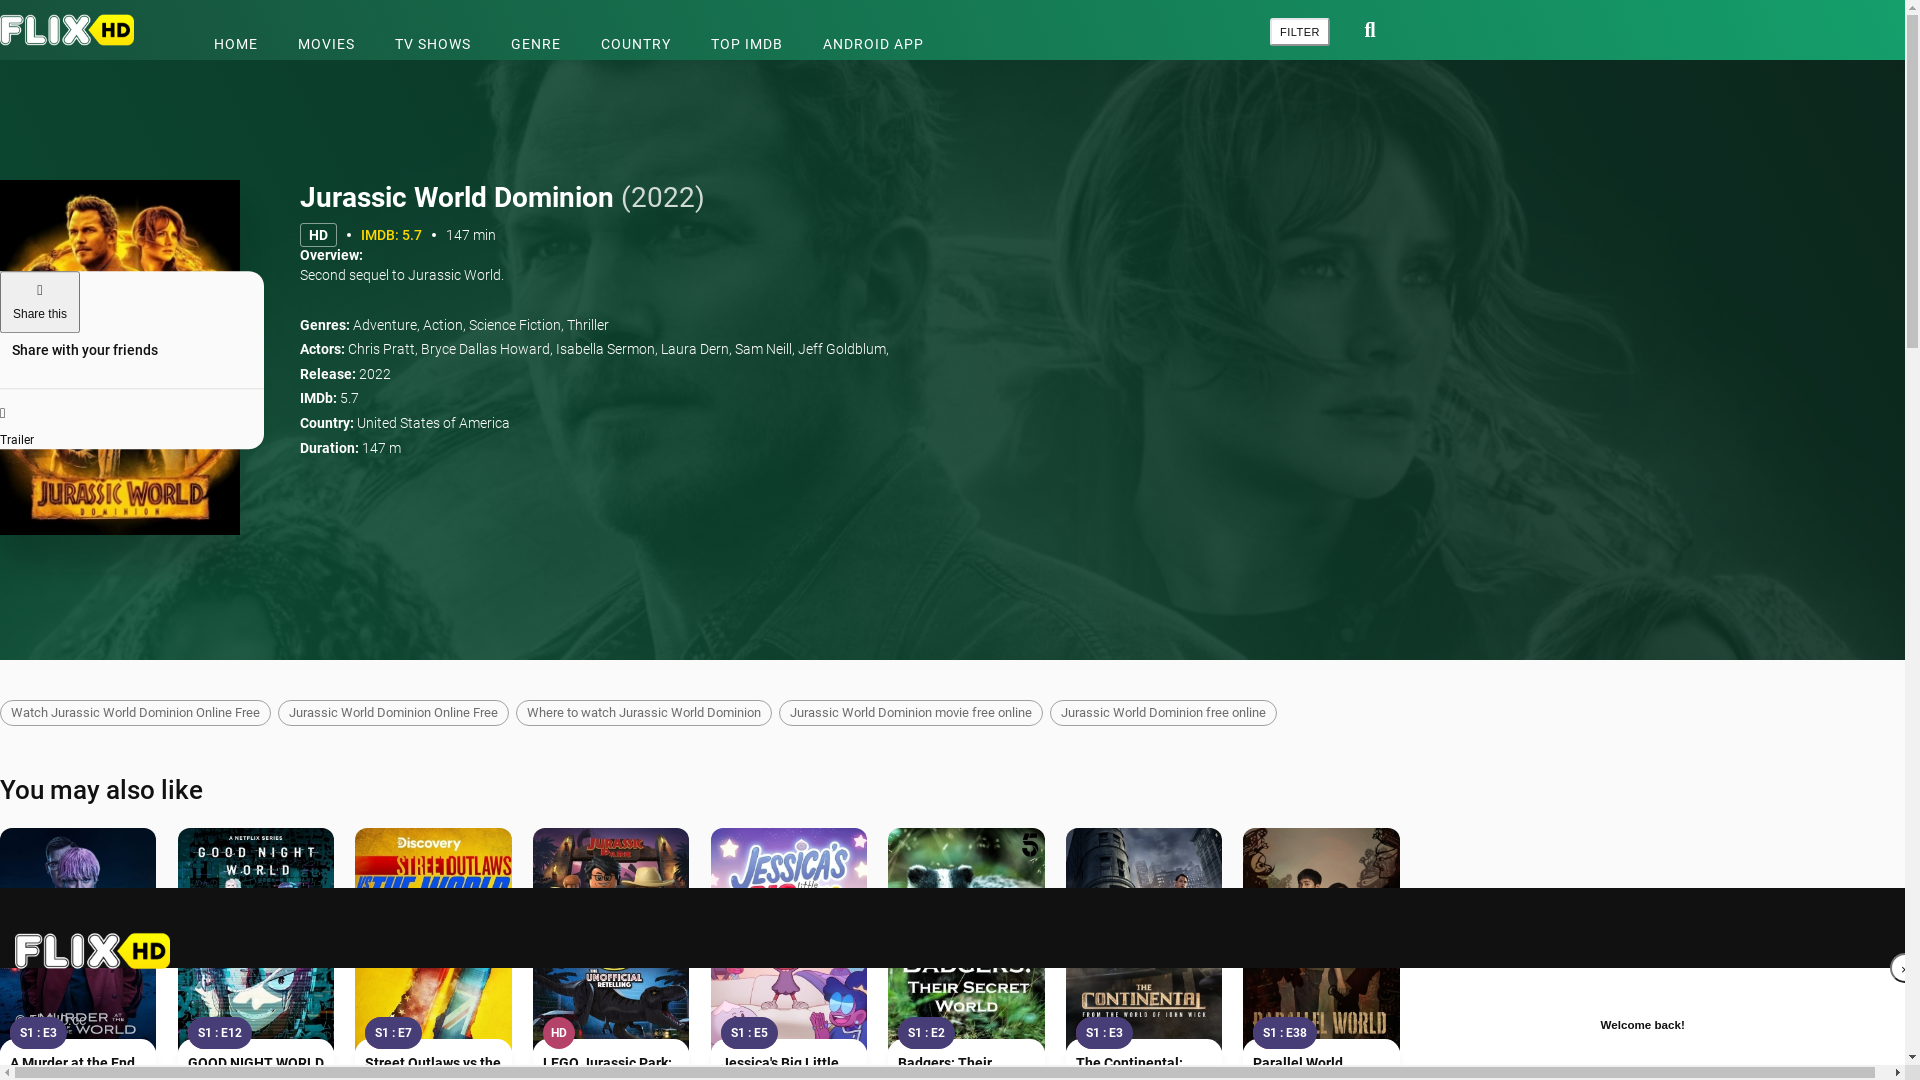 The image size is (1920, 1080). What do you see at coordinates (1300, 31) in the screenshot?
I see `'FILTER'` at bounding box center [1300, 31].